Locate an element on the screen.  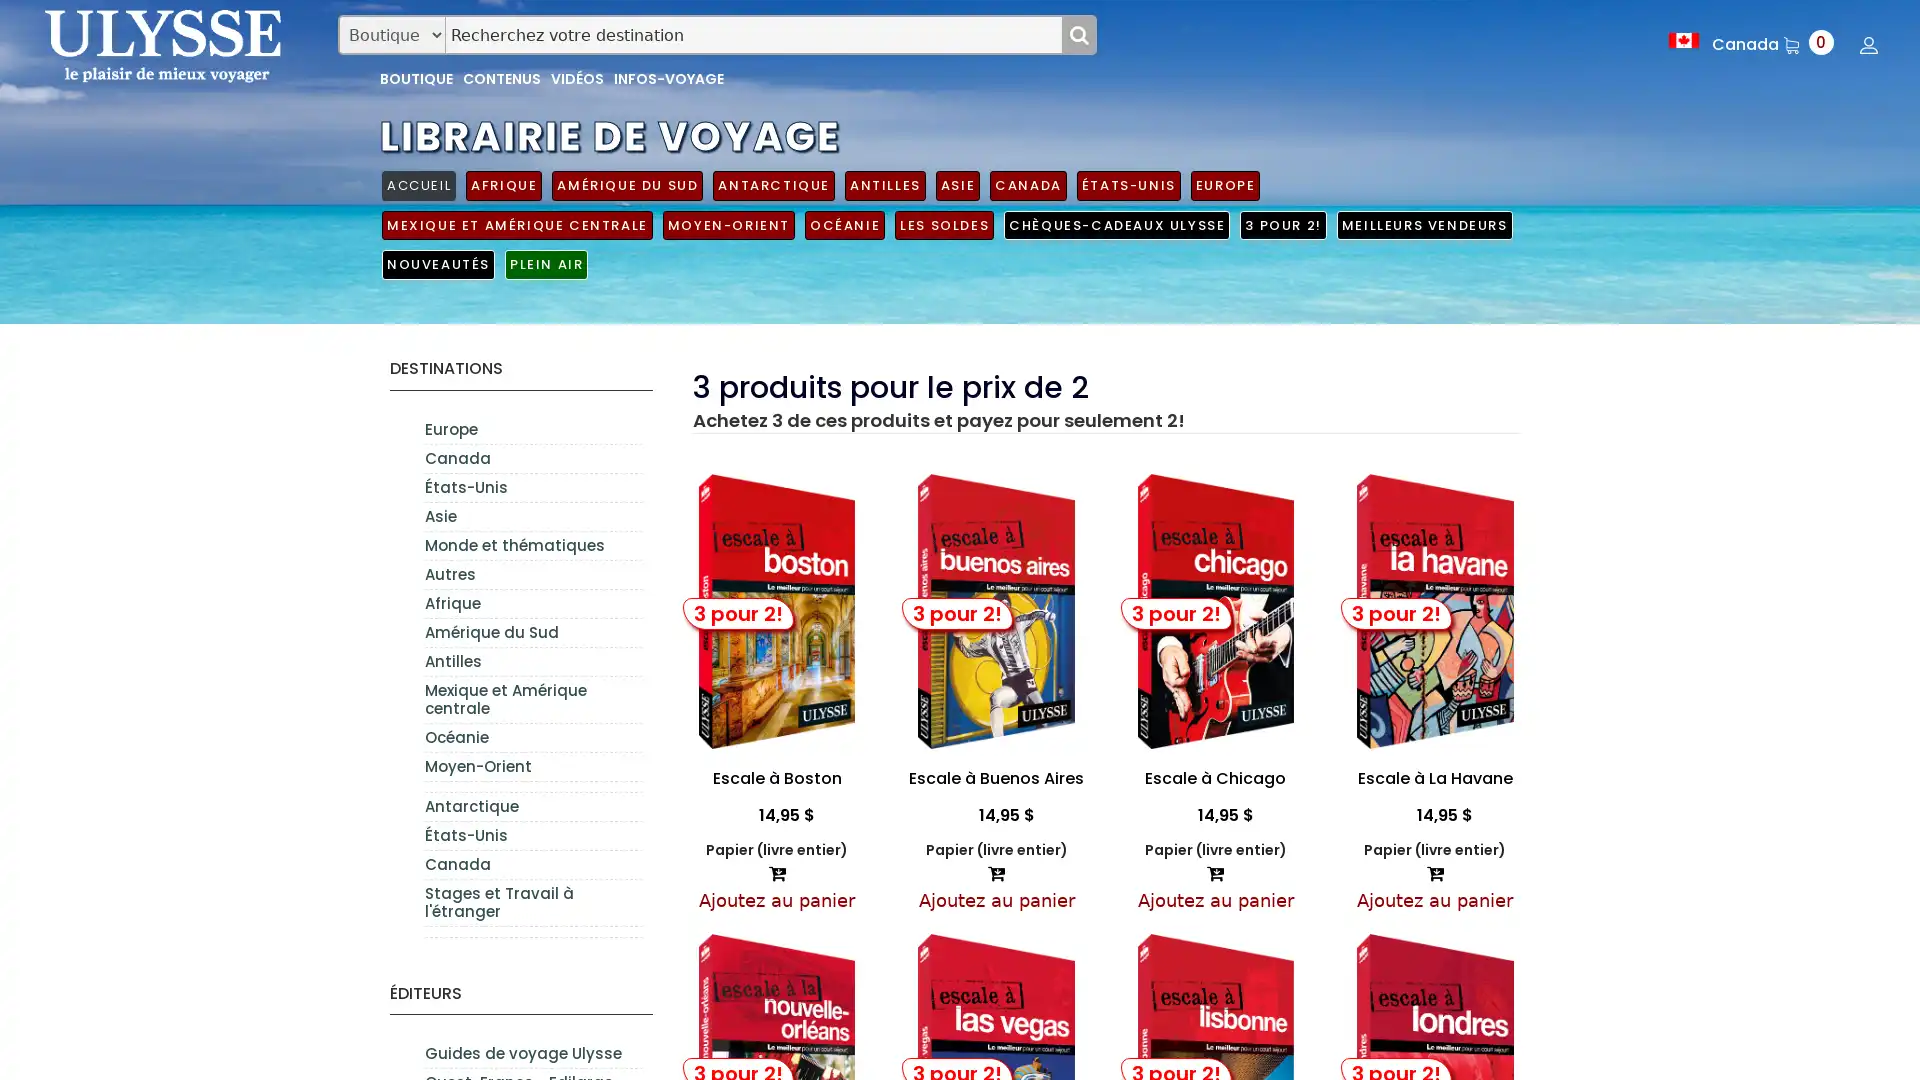
PLEIN AIR is located at coordinates (546, 263).